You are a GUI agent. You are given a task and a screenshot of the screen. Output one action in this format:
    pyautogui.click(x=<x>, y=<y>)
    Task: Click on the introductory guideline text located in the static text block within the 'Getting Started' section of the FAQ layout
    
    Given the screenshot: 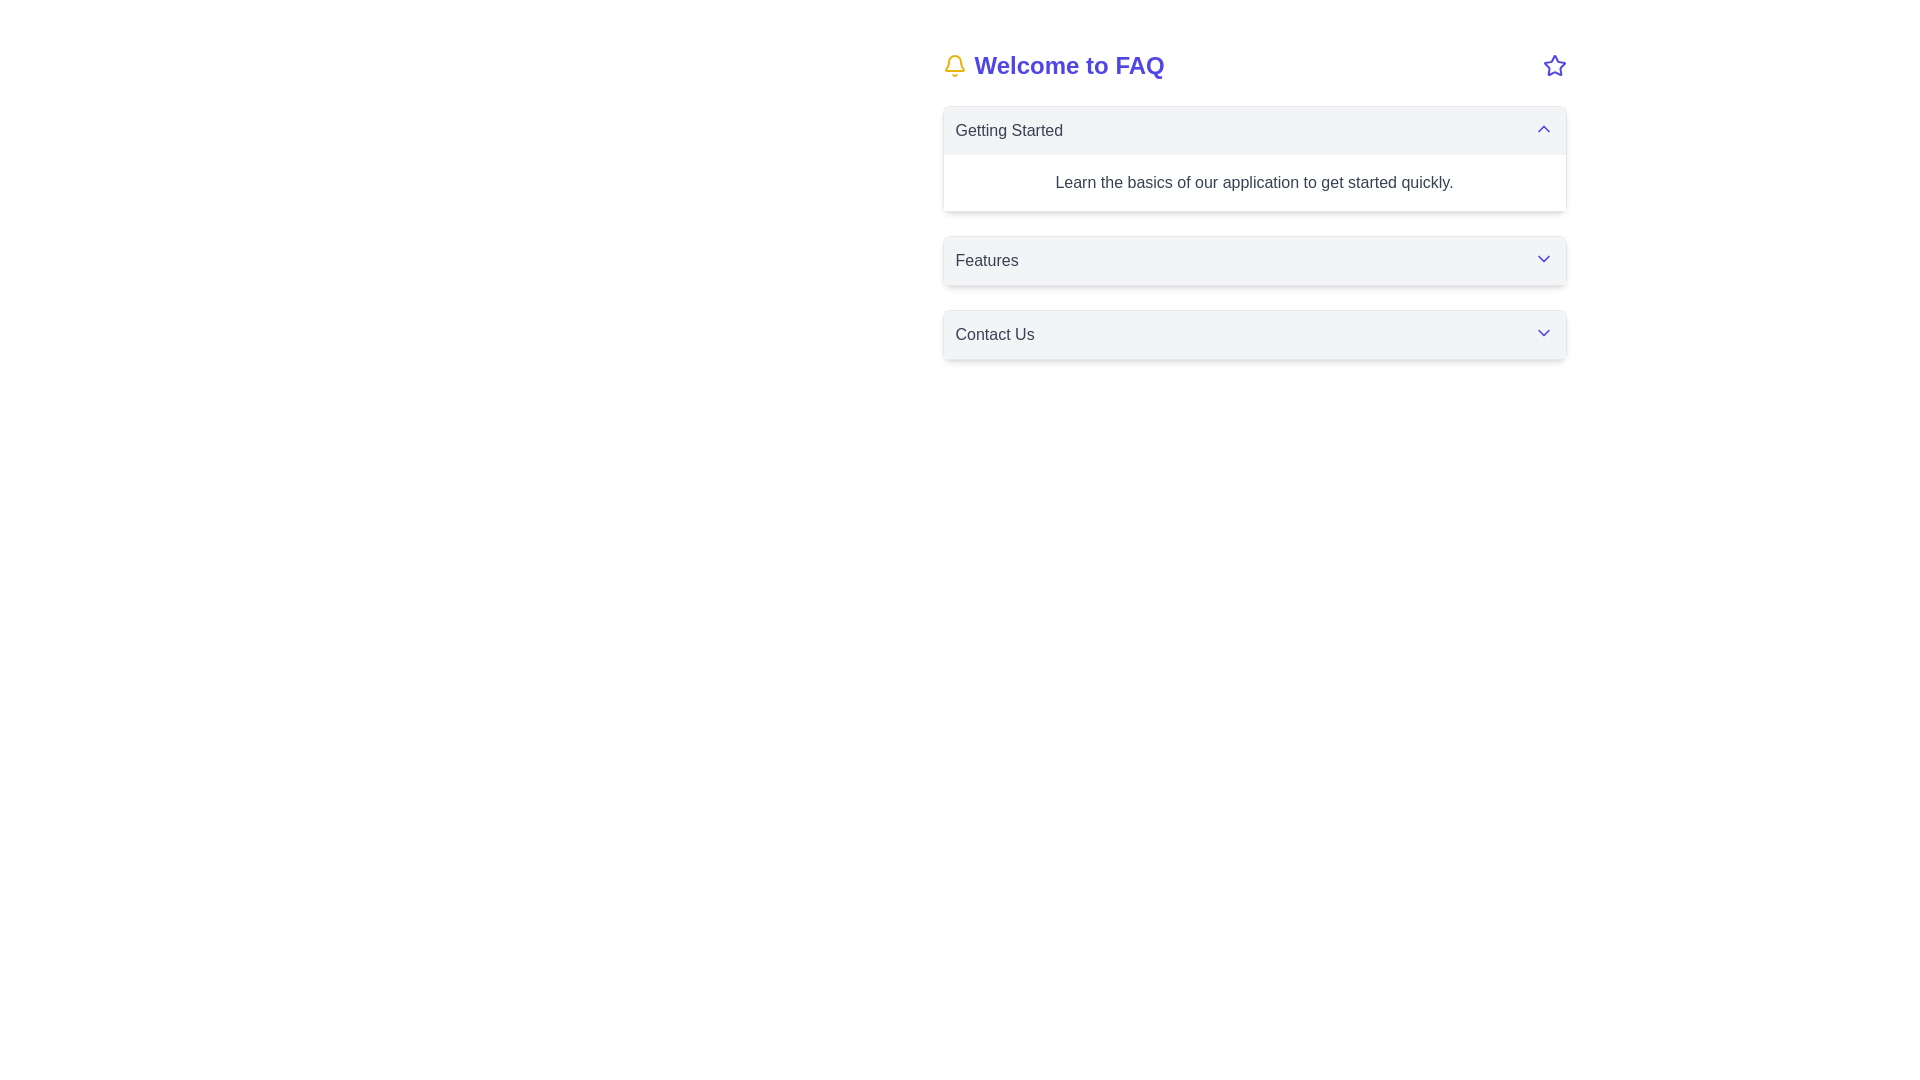 What is the action you would take?
    pyautogui.click(x=1253, y=182)
    